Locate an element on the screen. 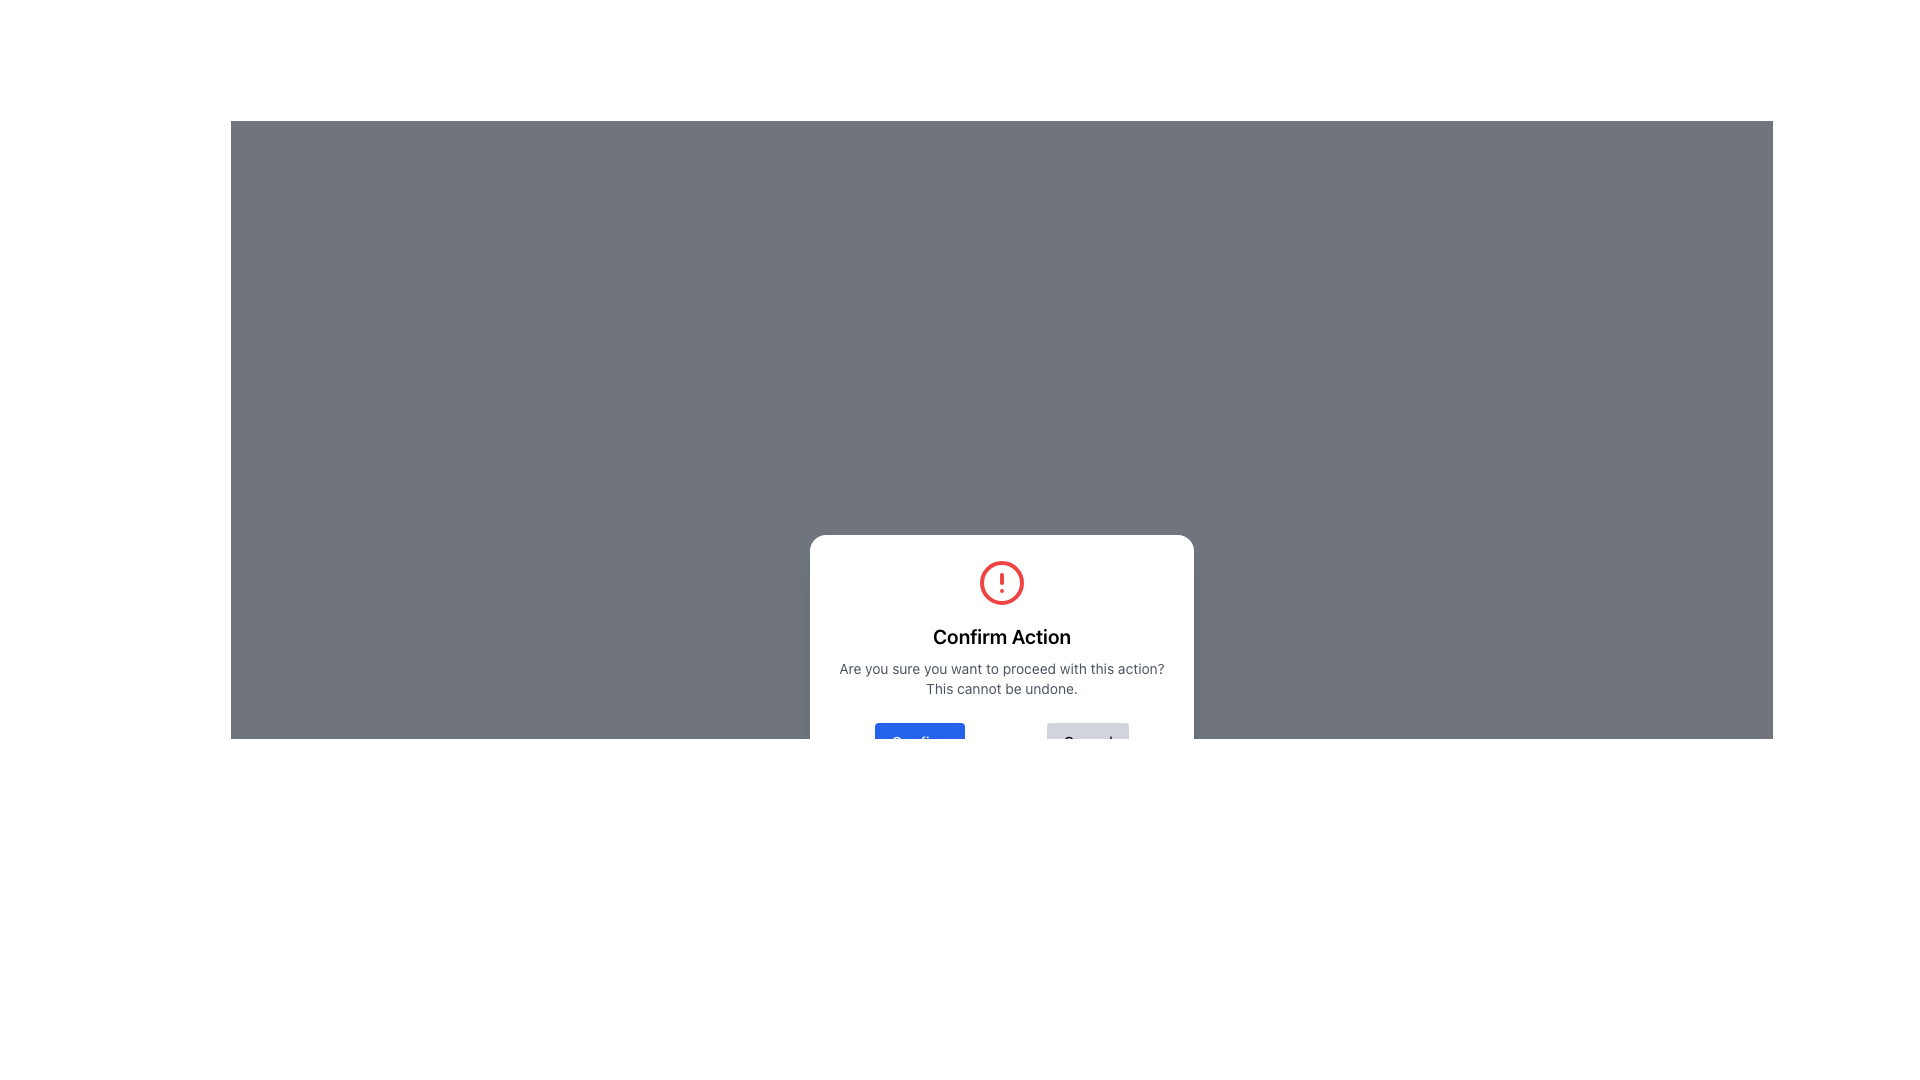 The width and height of the screenshot is (1920, 1080). the cancel button positioned to the right of the Confirm button is located at coordinates (1087, 743).